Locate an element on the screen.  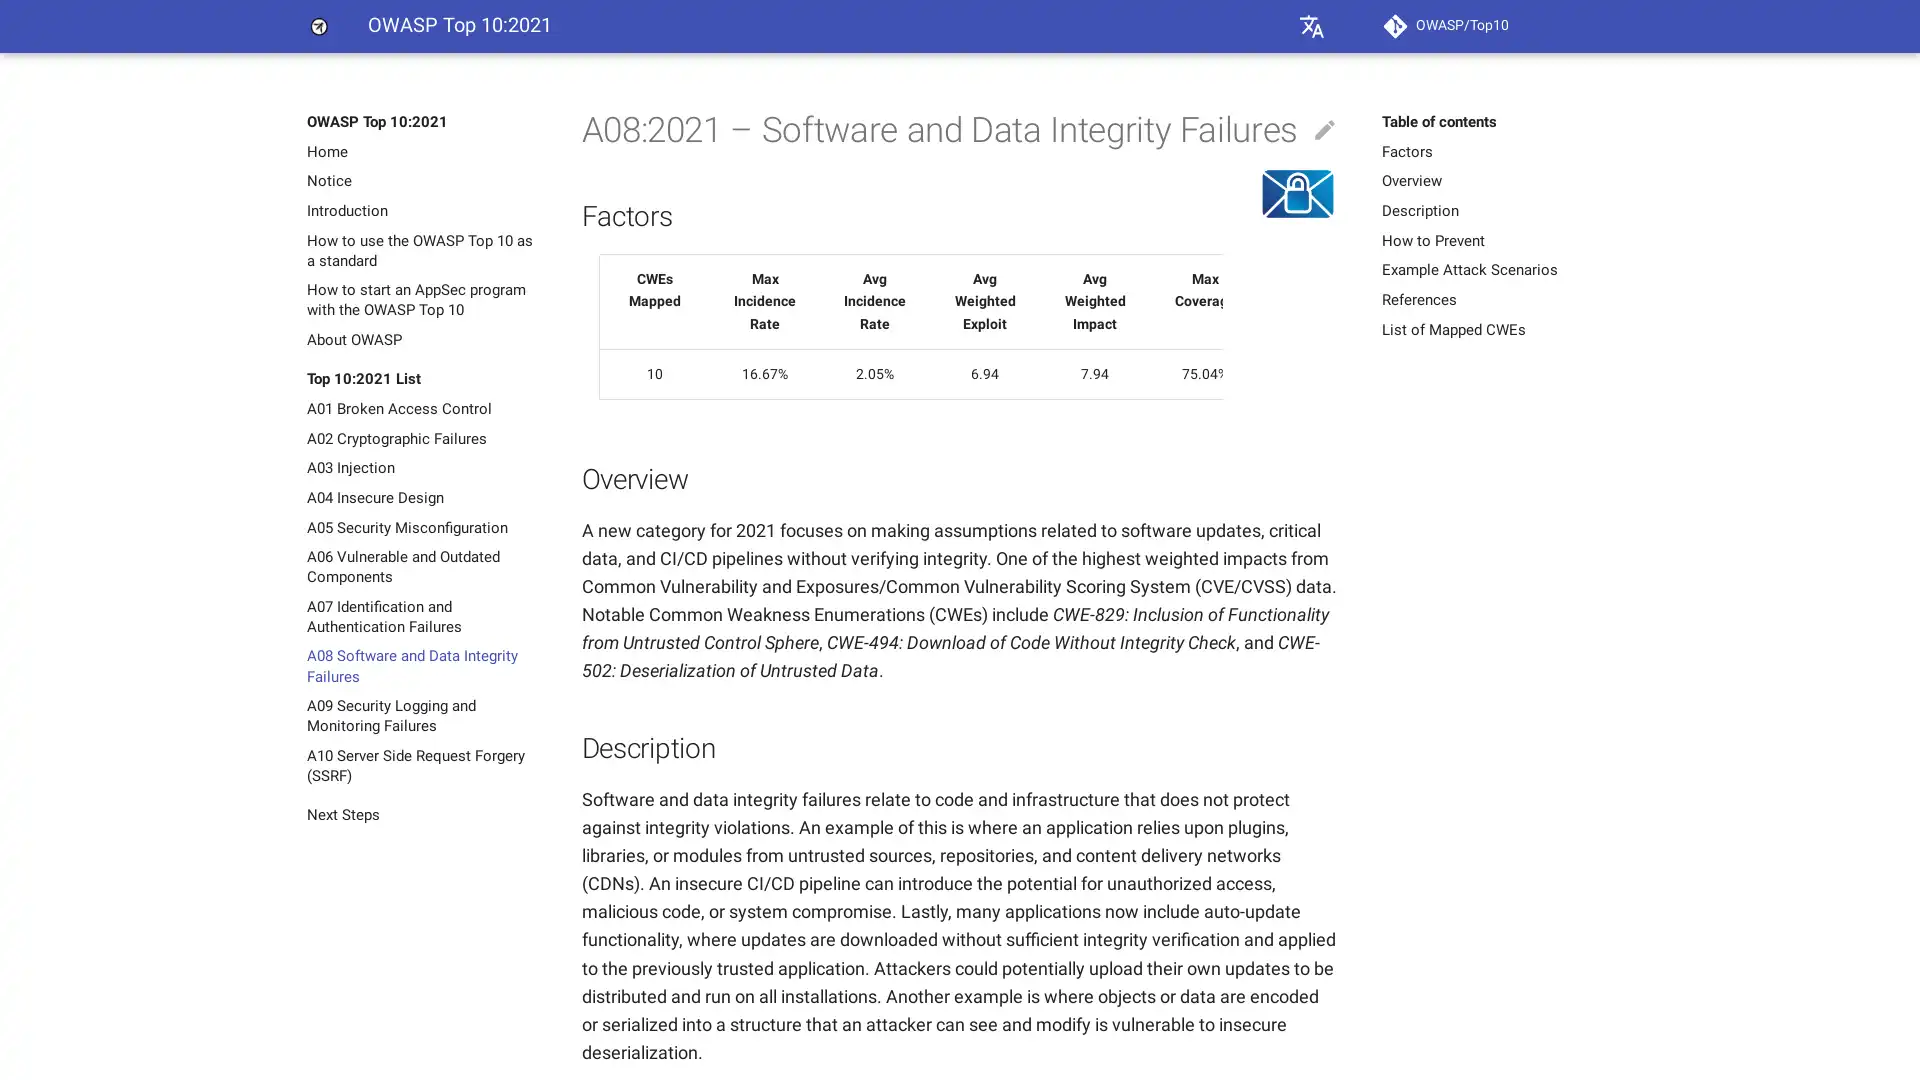
Select language is located at coordinates (1311, 26).